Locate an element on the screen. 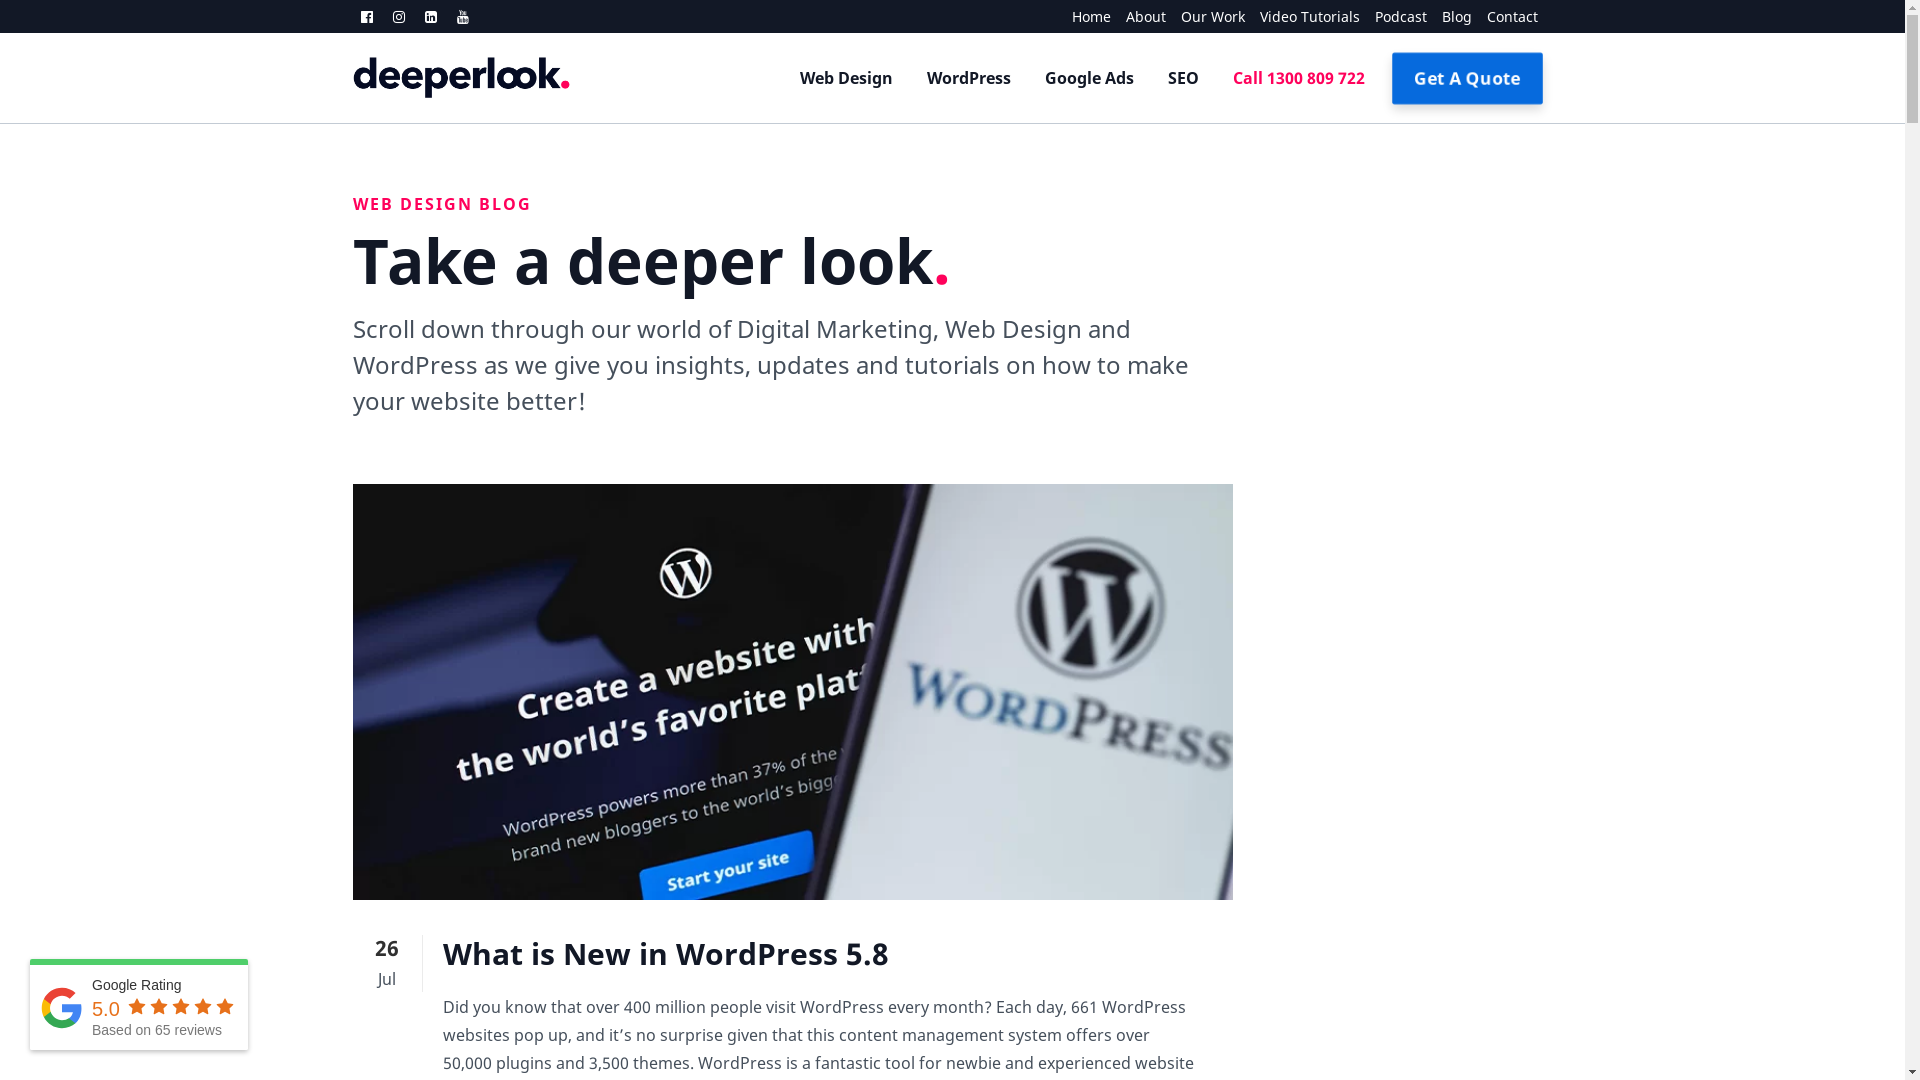  'Google Ads' is located at coordinates (1088, 76).